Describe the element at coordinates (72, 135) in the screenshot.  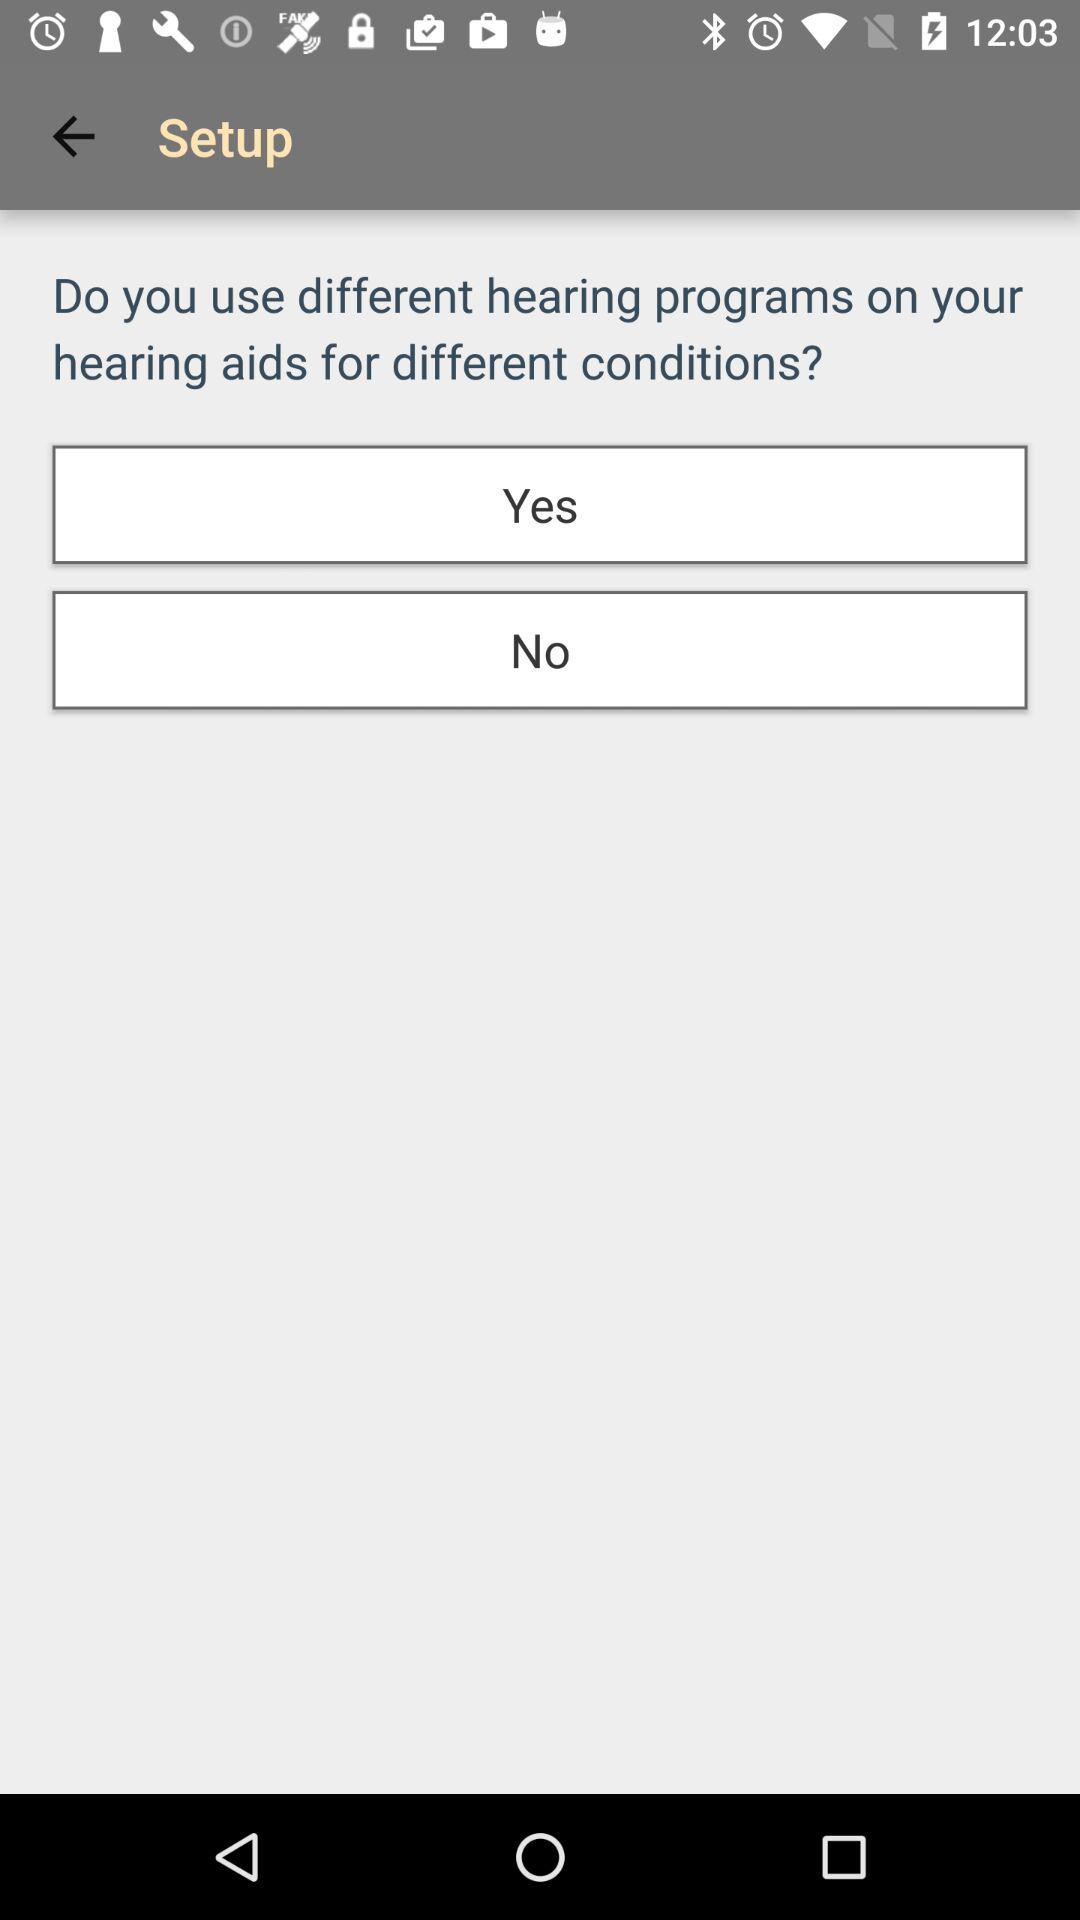
I see `the item above the do you use icon` at that location.